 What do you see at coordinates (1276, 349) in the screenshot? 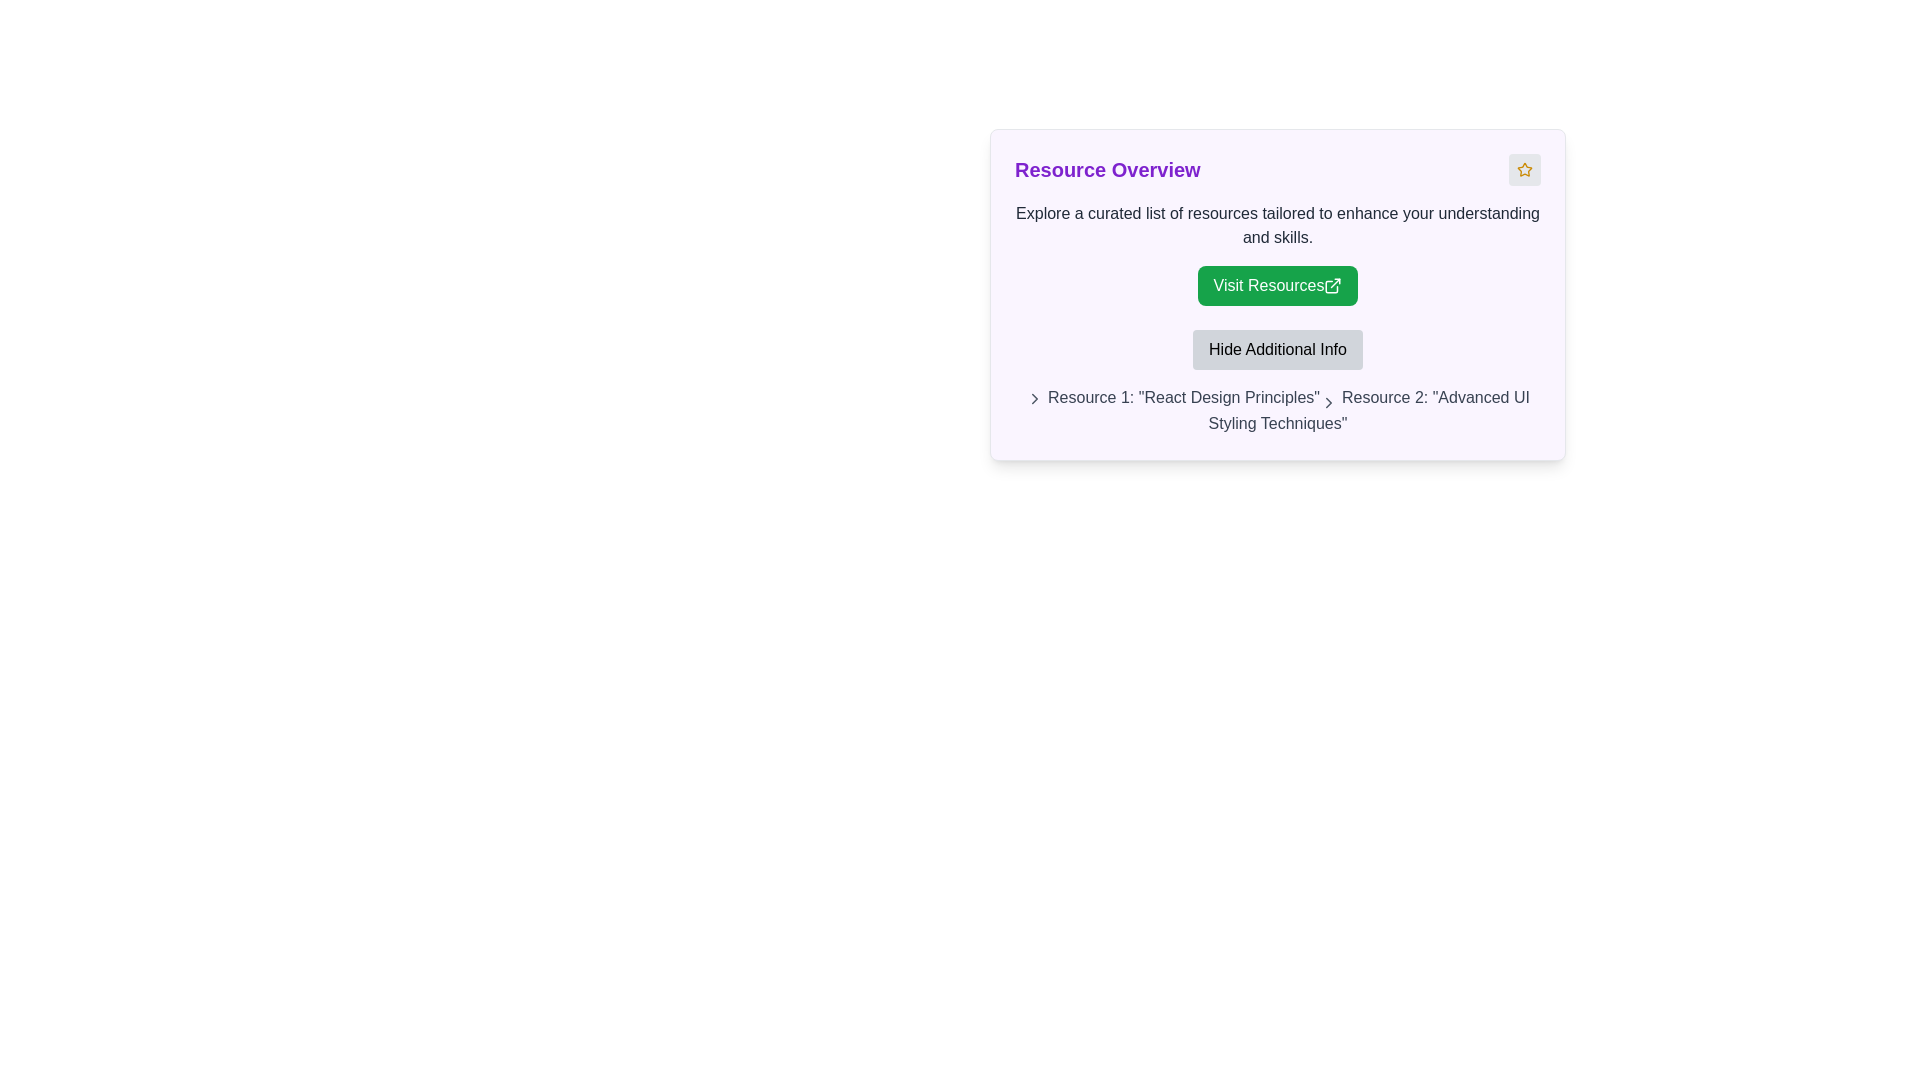
I see `the 'Hide Additional Info' button, which is a rectangular button with a gray background, located below the 'Visit Resources' button in the 'Resource Overview' section` at bounding box center [1276, 349].